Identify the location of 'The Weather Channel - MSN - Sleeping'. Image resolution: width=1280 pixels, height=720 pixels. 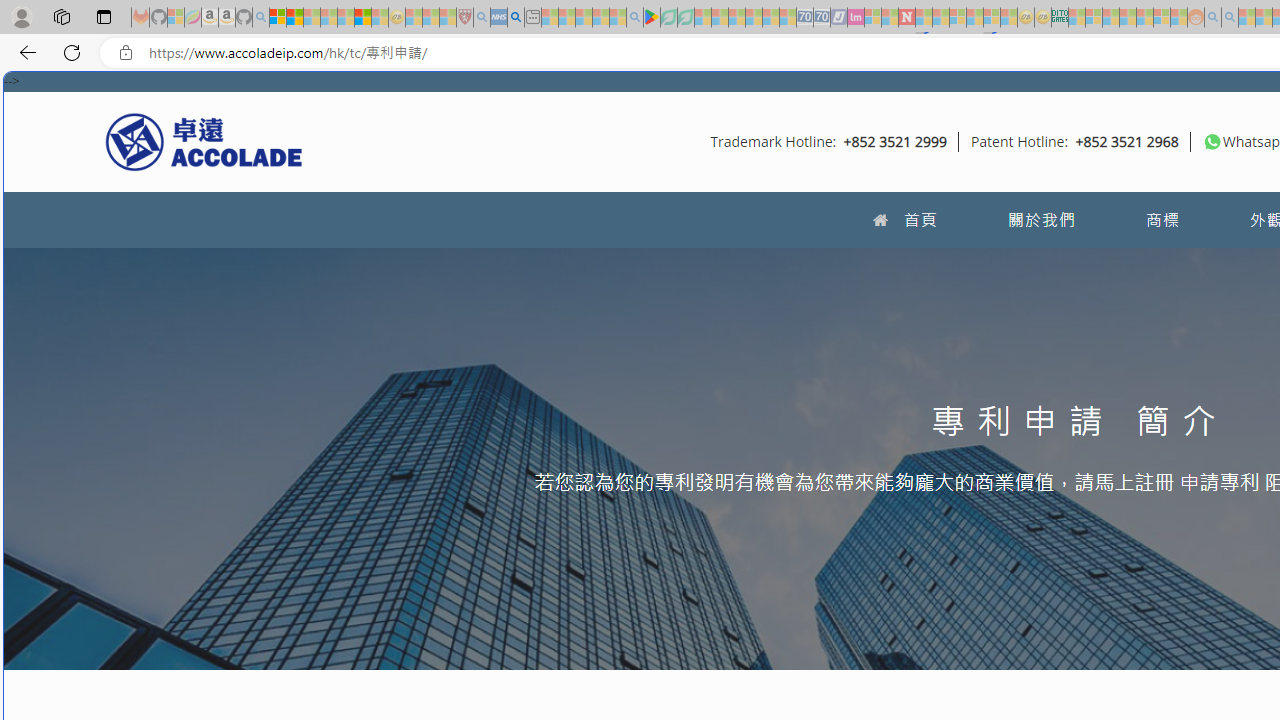
(310, 17).